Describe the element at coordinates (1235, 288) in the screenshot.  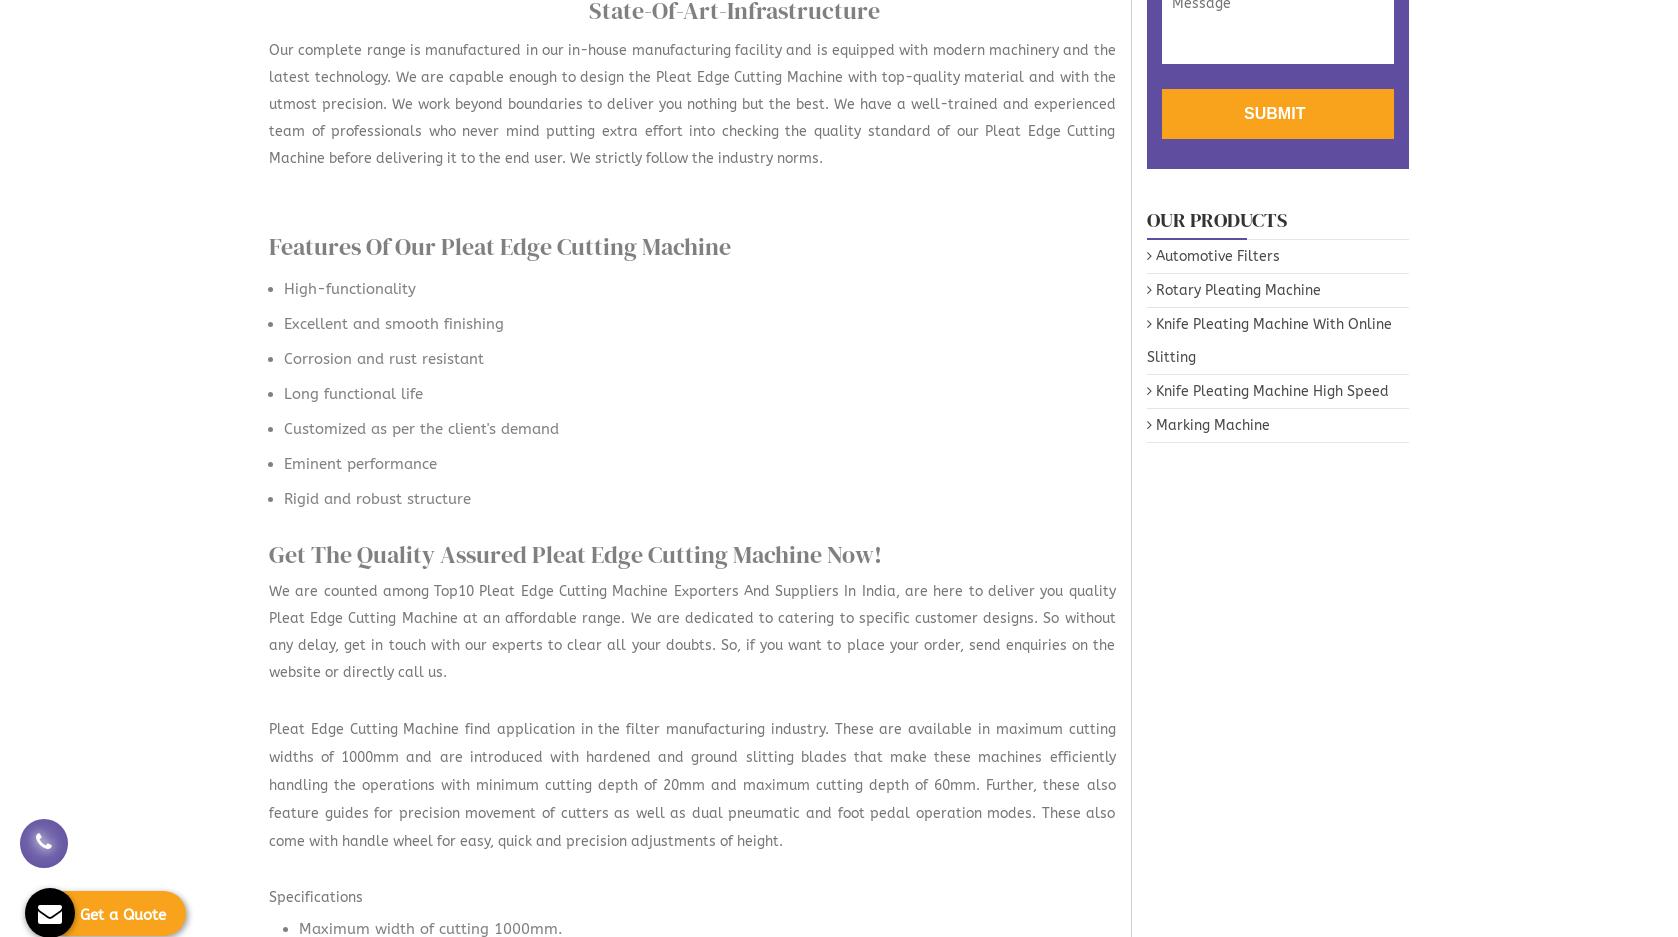
I see `'Rotary Pleating Machine'` at that location.